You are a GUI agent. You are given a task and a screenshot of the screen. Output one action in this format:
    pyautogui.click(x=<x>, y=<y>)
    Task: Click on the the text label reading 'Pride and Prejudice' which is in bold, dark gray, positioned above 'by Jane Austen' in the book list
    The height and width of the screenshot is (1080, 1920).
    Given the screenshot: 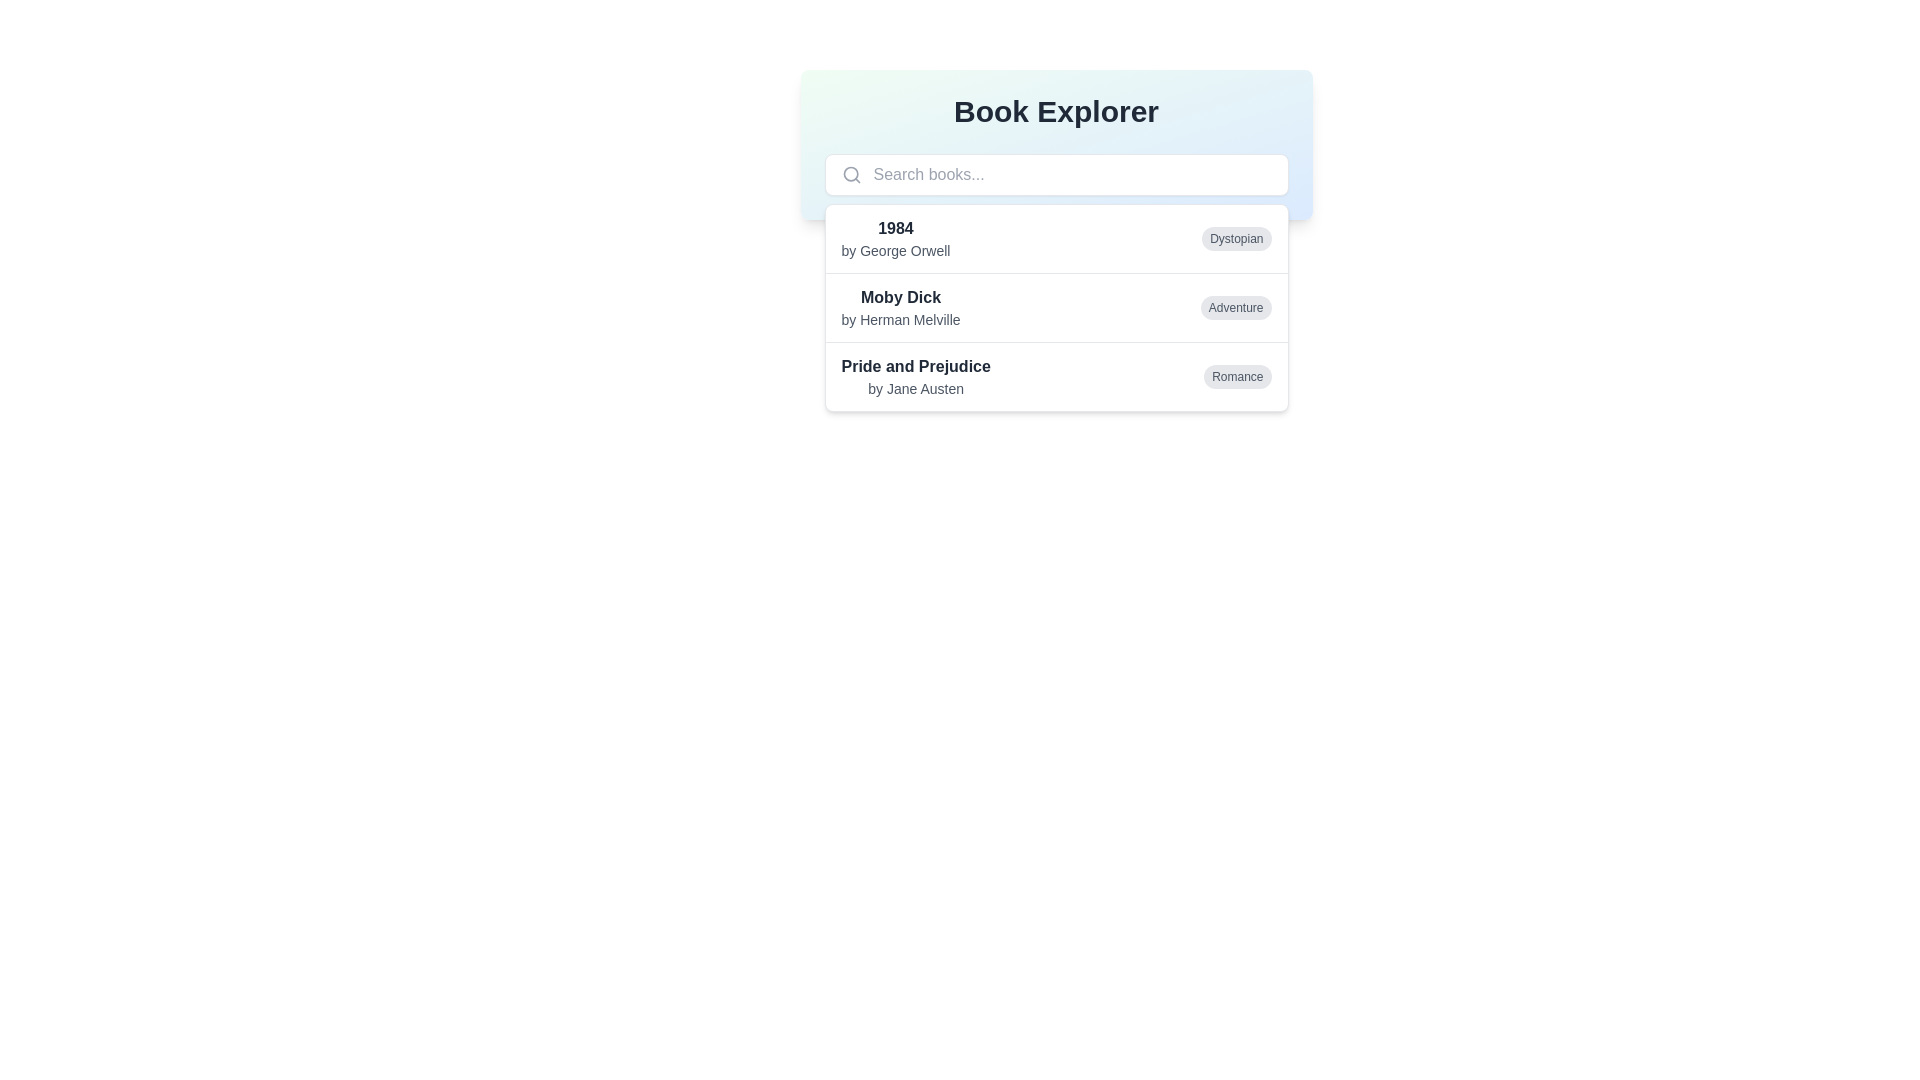 What is the action you would take?
    pyautogui.click(x=915, y=366)
    